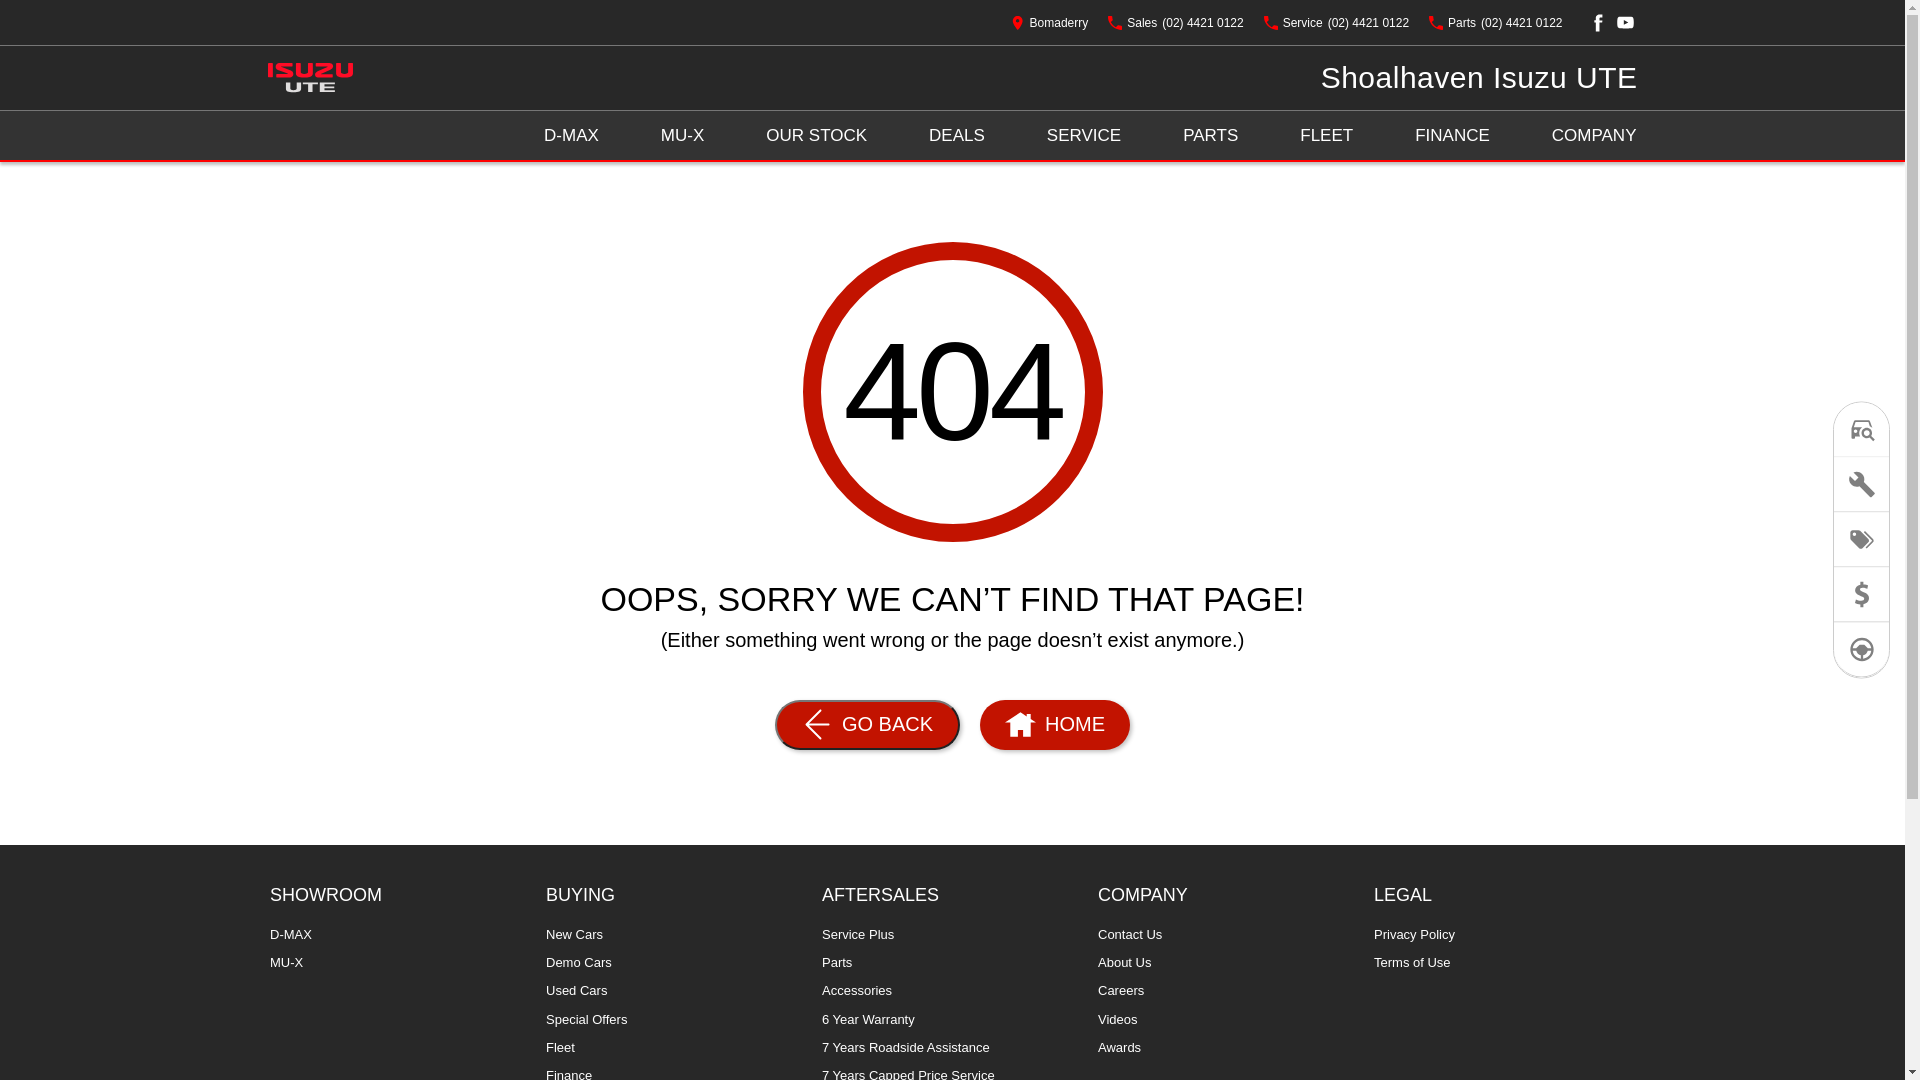  What do you see at coordinates (1117, 1025) in the screenshot?
I see `'Videos'` at bounding box center [1117, 1025].